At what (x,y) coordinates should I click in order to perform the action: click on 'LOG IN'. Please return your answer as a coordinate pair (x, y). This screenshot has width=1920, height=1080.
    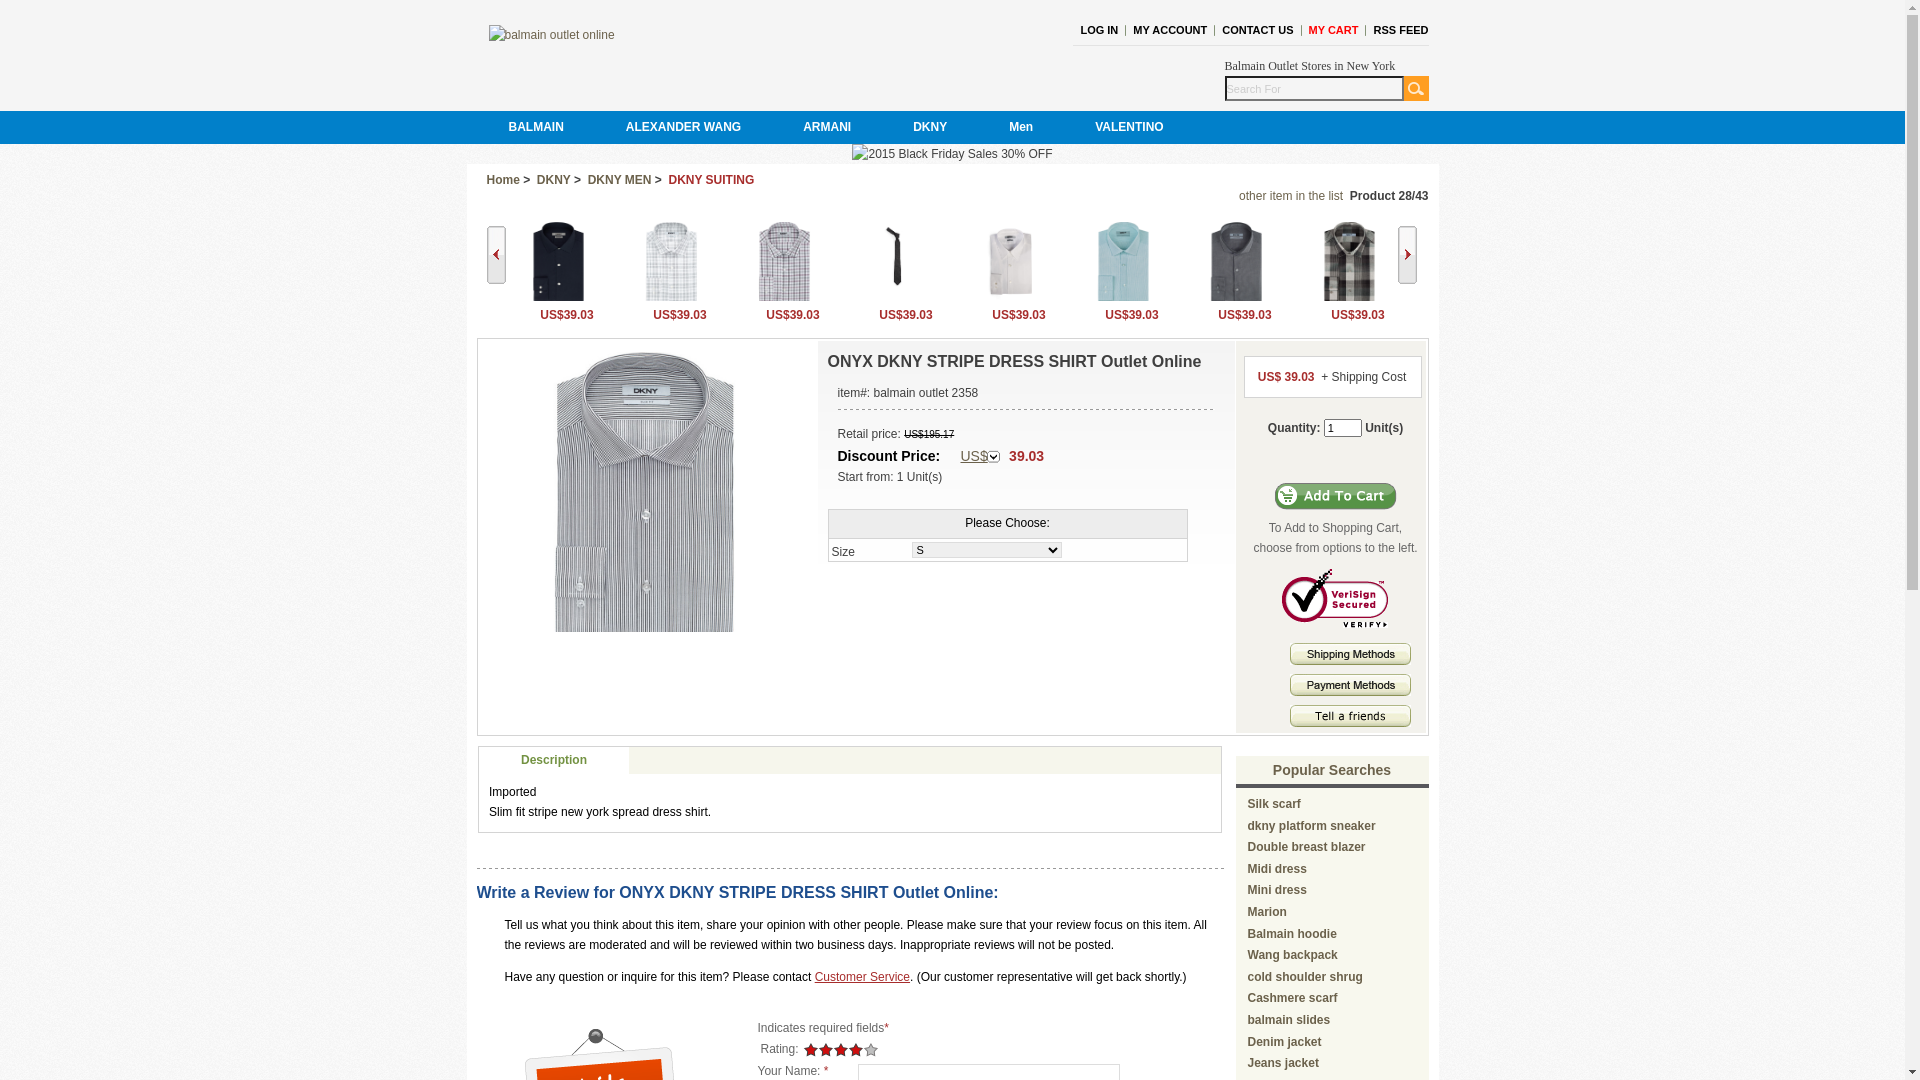
    Looking at the image, I should click on (1098, 30).